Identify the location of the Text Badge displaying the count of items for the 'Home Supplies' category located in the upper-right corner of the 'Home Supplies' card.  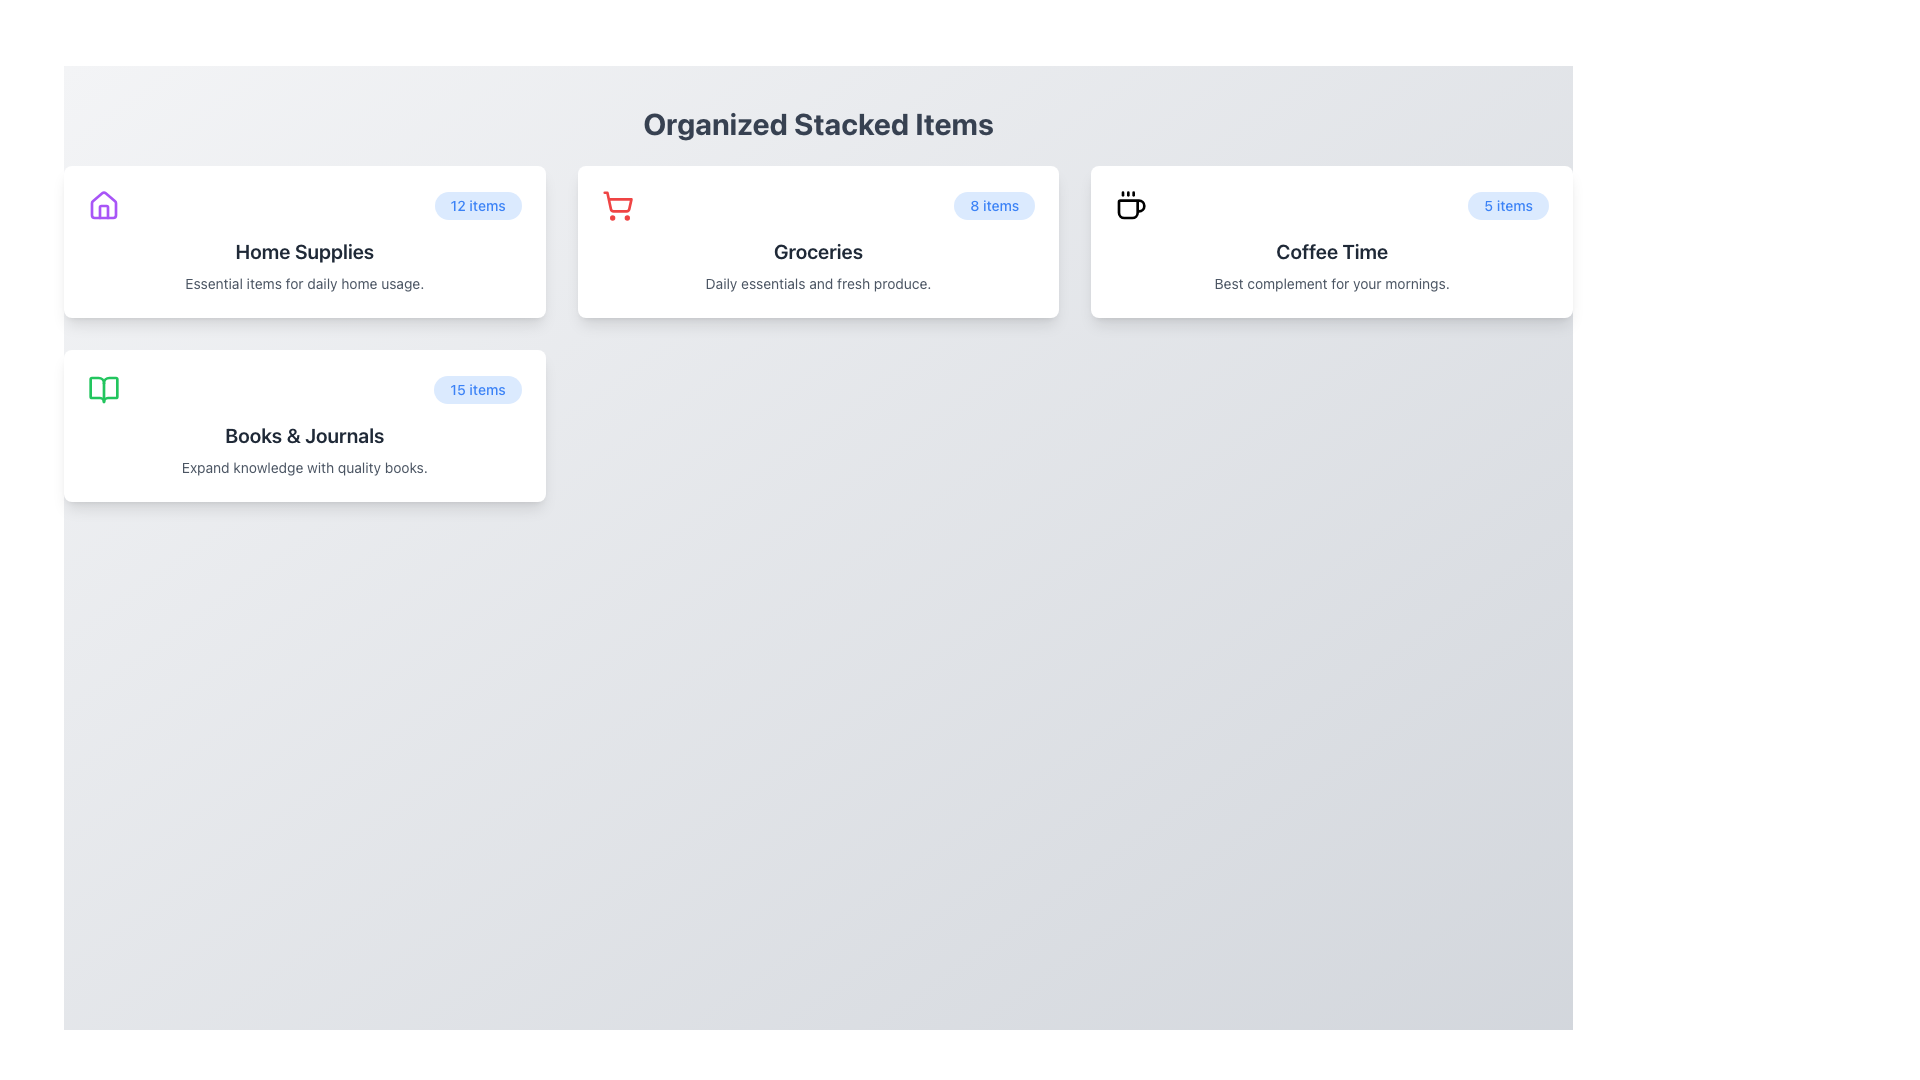
(477, 205).